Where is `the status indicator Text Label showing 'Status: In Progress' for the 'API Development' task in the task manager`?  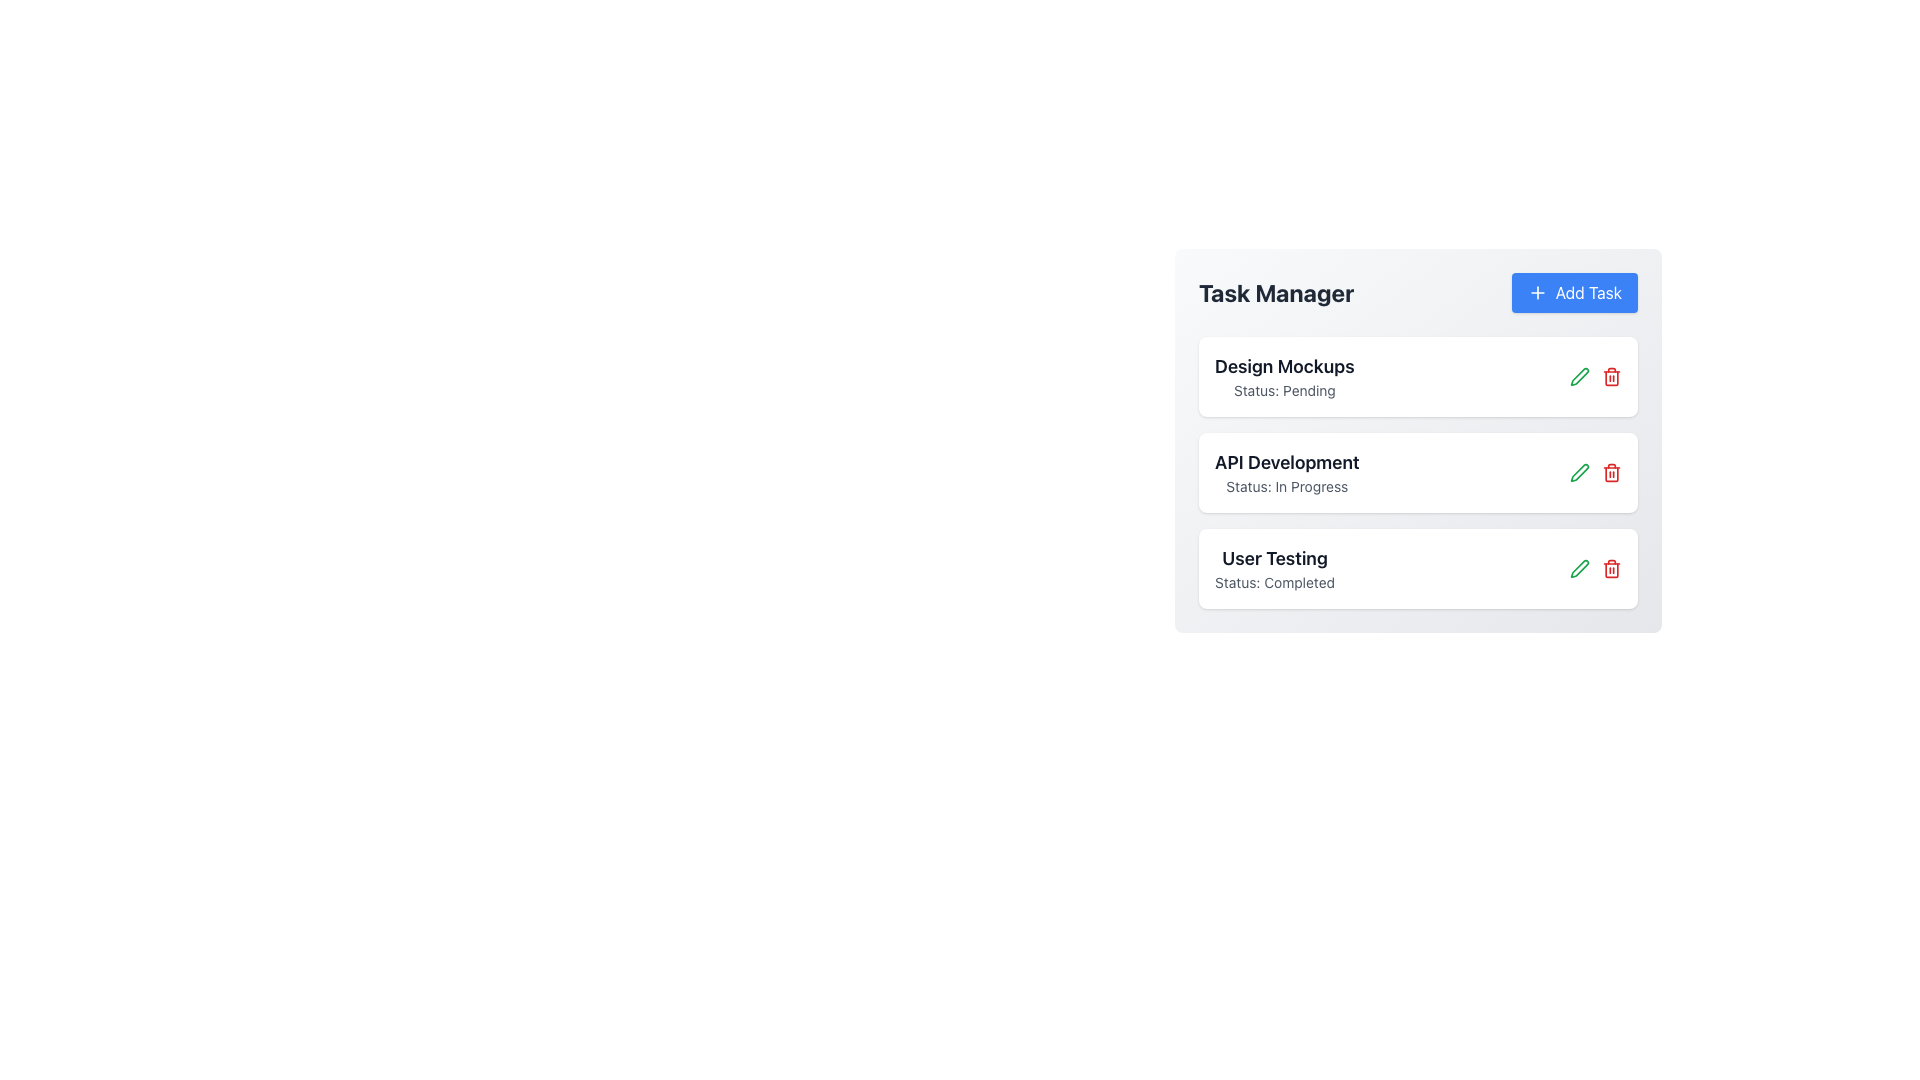 the status indicator Text Label showing 'Status: In Progress' for the 'API Development' task in the task manager is located at coordinates (1287, 486).